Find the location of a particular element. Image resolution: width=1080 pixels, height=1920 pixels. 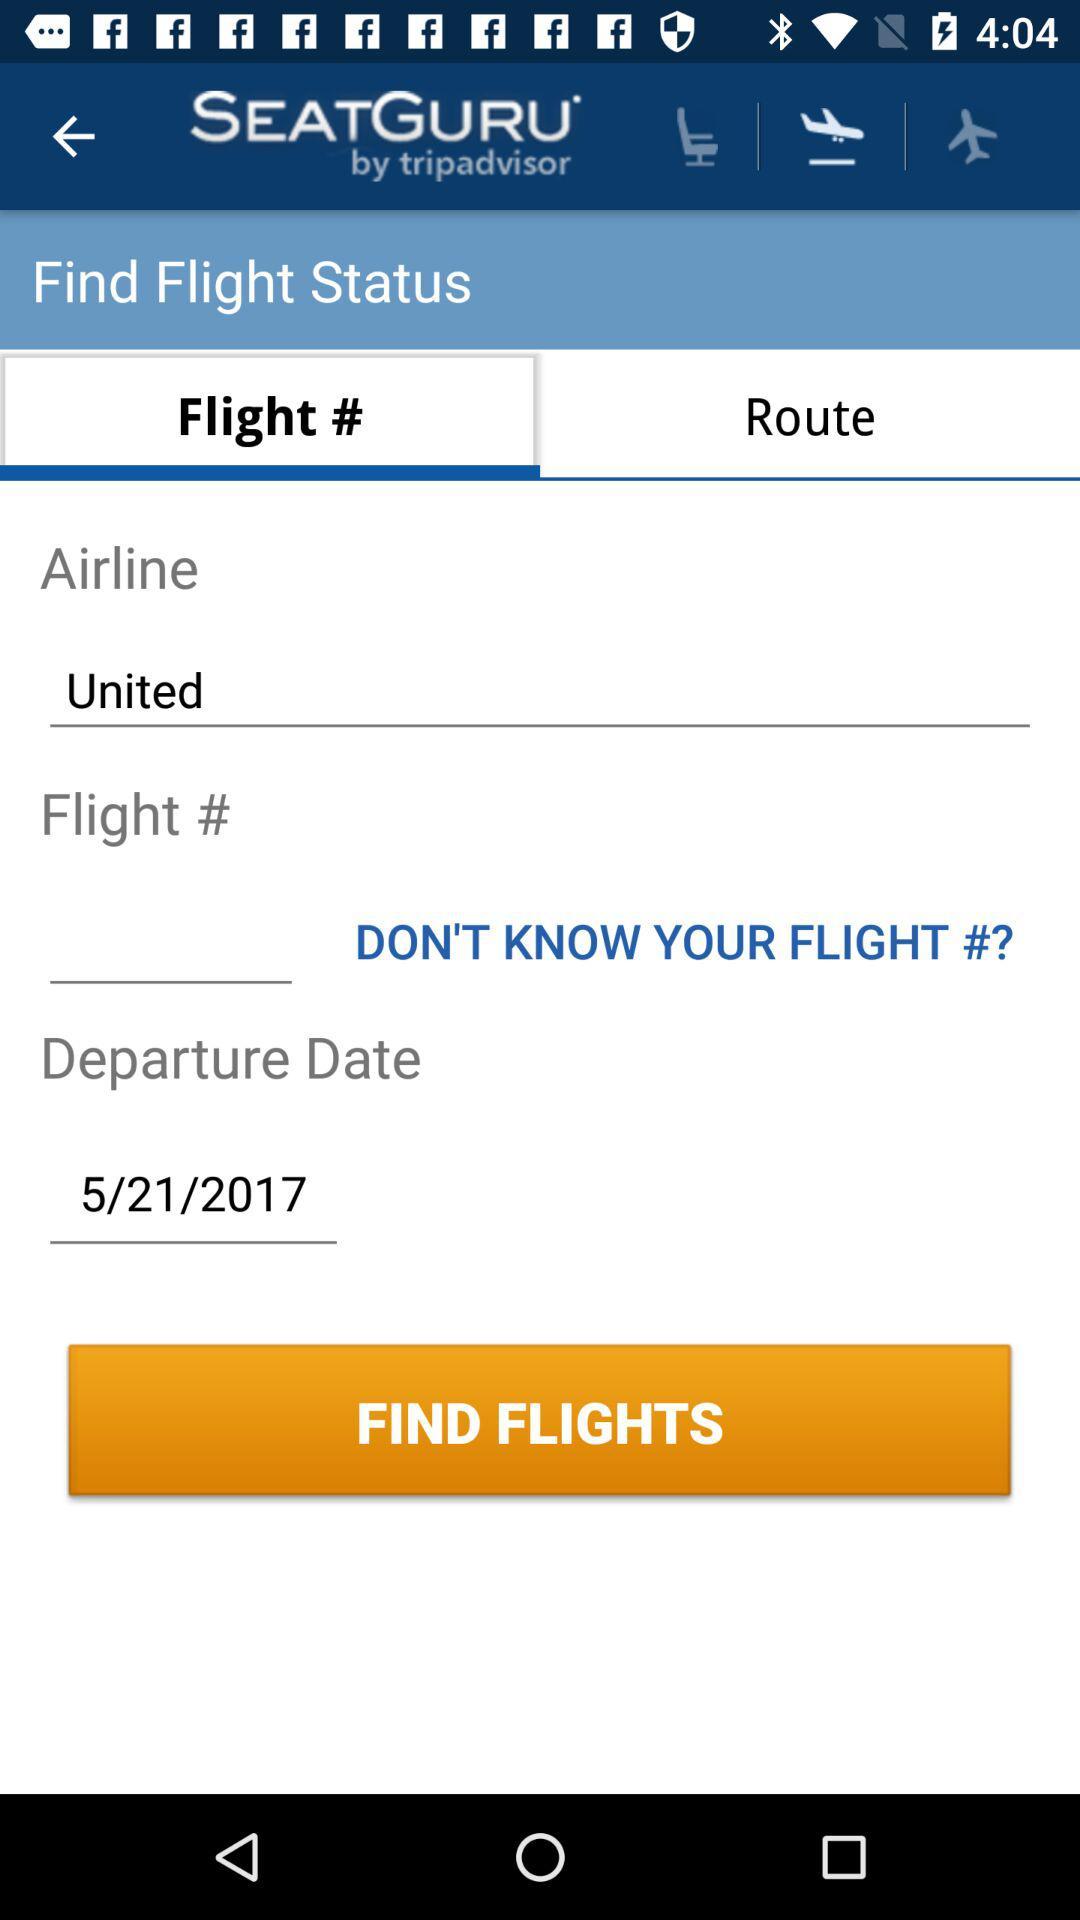

item below the 5/21/2017 is located at coordinates (540, 1420).